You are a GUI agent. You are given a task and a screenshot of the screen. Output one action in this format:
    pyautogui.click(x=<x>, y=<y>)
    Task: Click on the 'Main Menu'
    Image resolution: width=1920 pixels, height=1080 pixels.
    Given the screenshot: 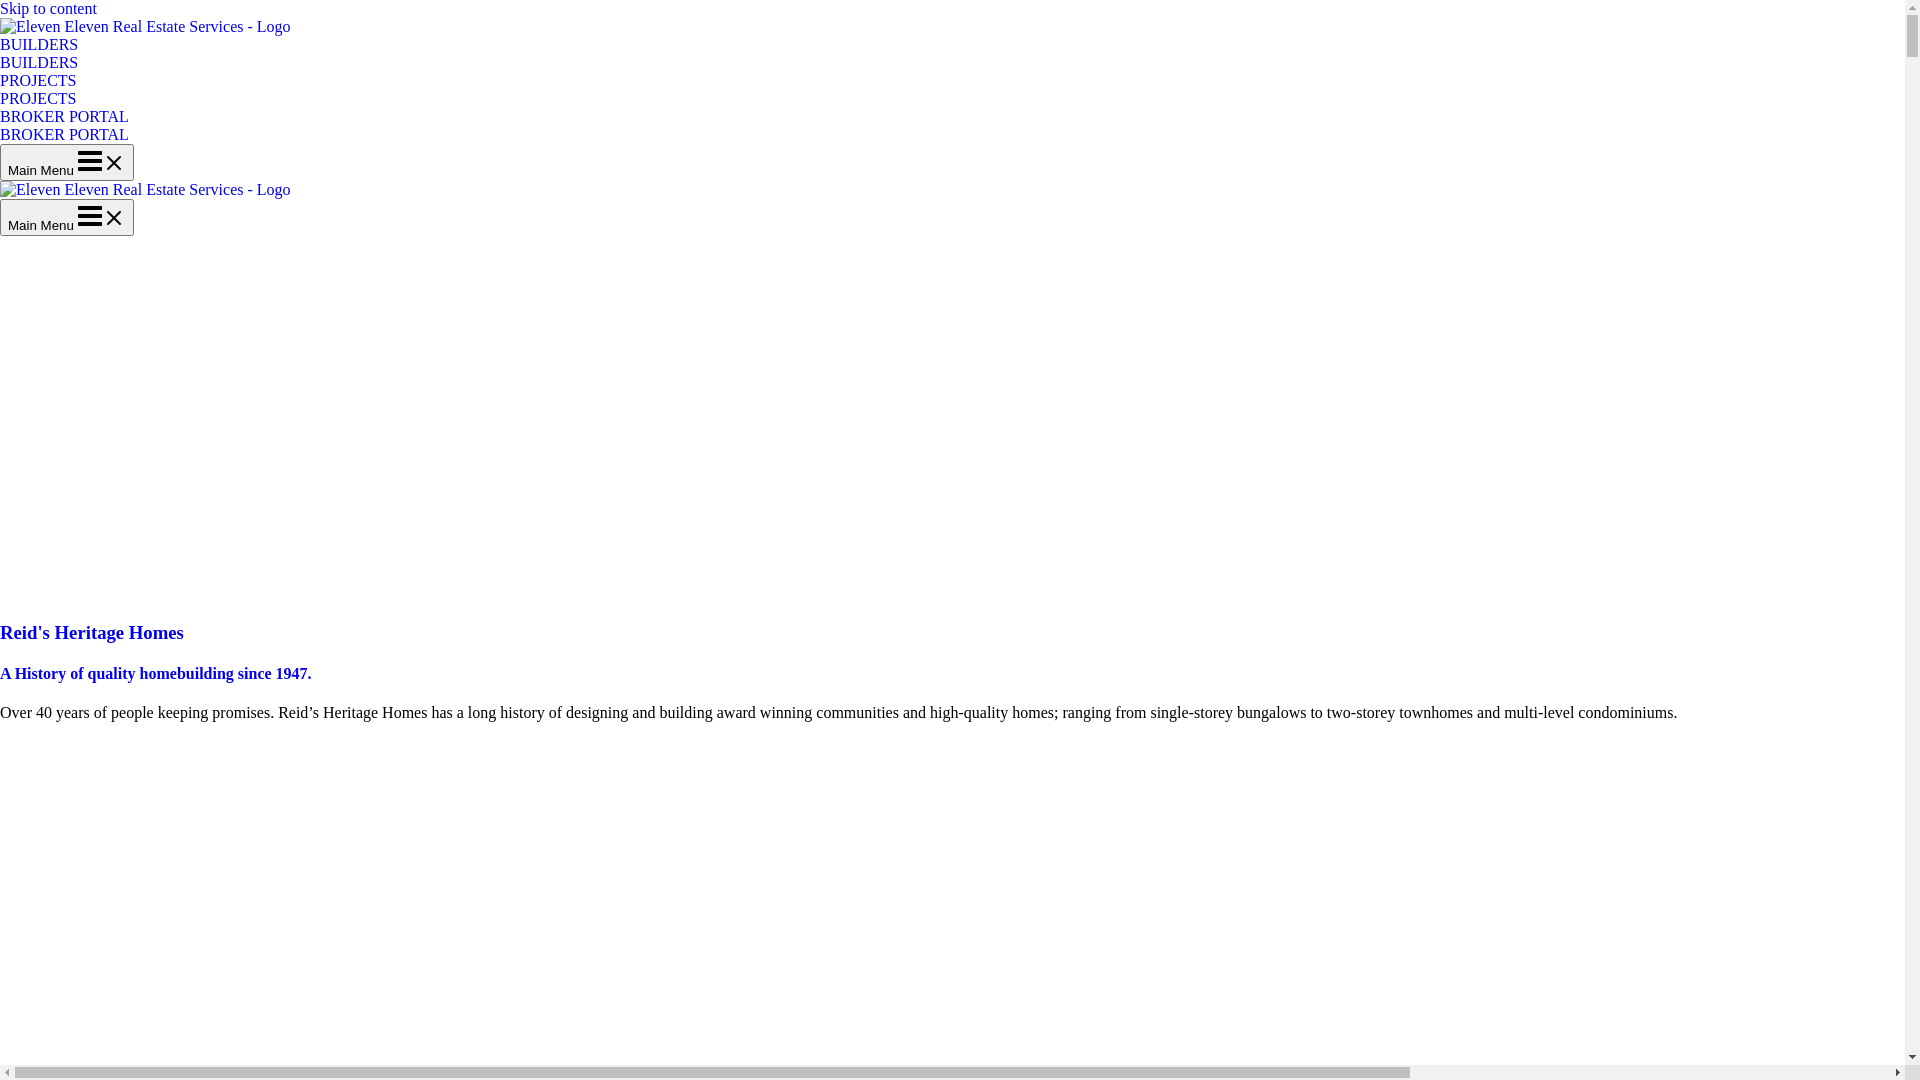 What is the action you would take?
    pyautogui.click(x=67, y=217)
    